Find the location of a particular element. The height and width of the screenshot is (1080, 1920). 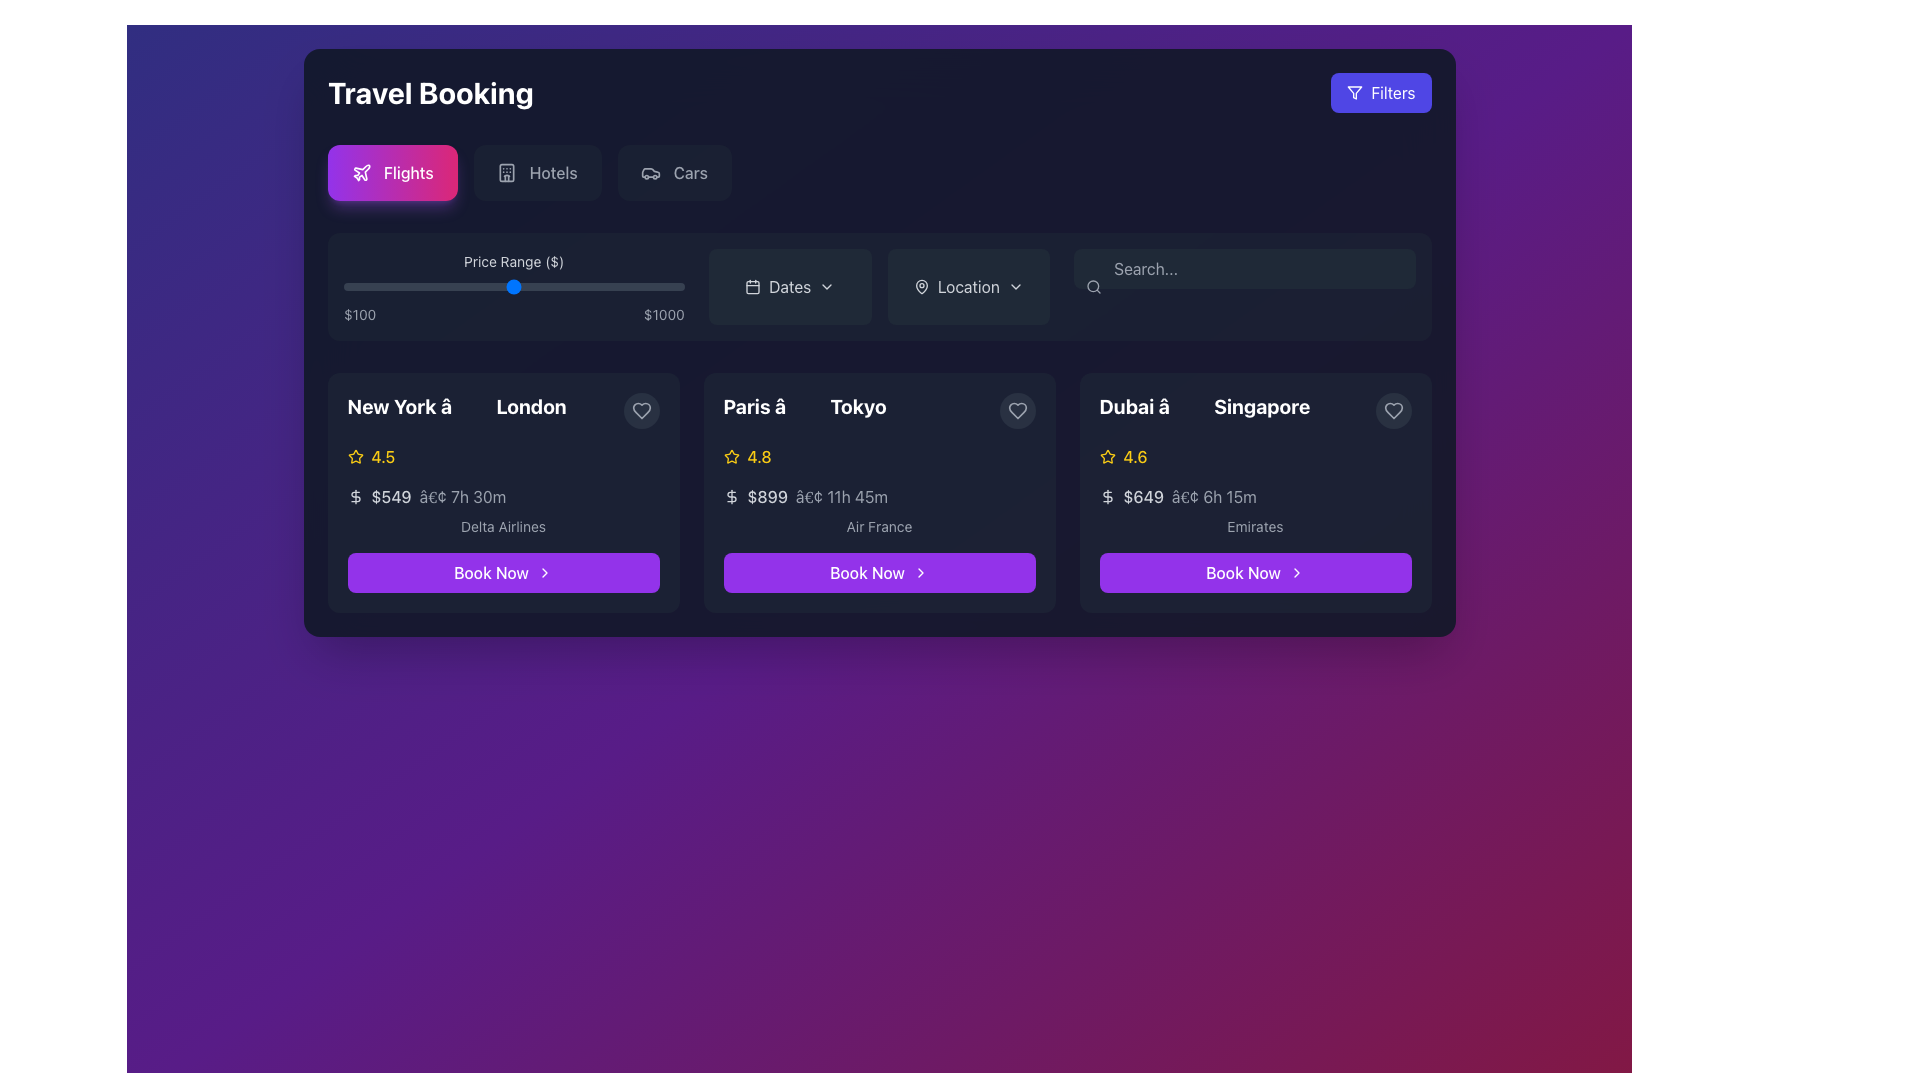

the price range is located at coordinates (440, 286).